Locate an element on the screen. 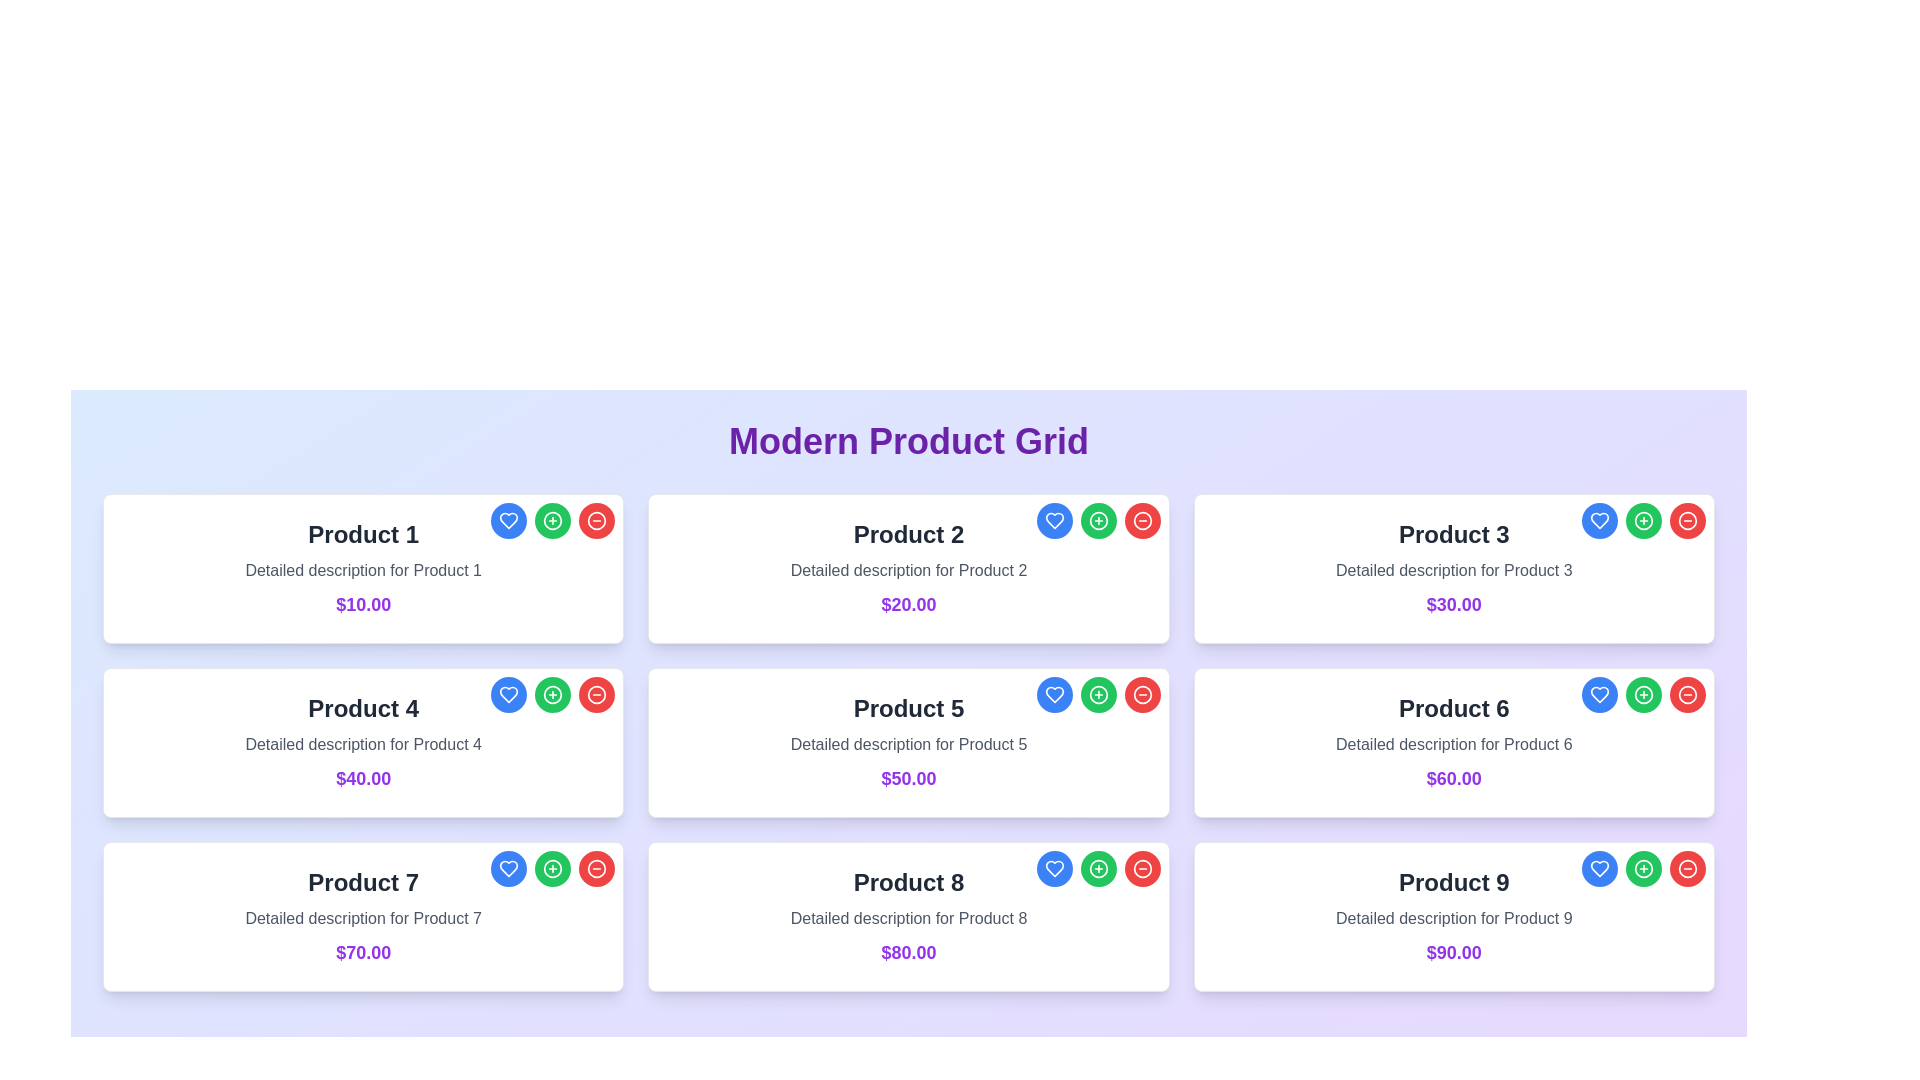 The image size is (1920, 1080). the 'remove' icon button located in the top-right corner of the 'Product 8' card is located at coordinates (1142, 867).